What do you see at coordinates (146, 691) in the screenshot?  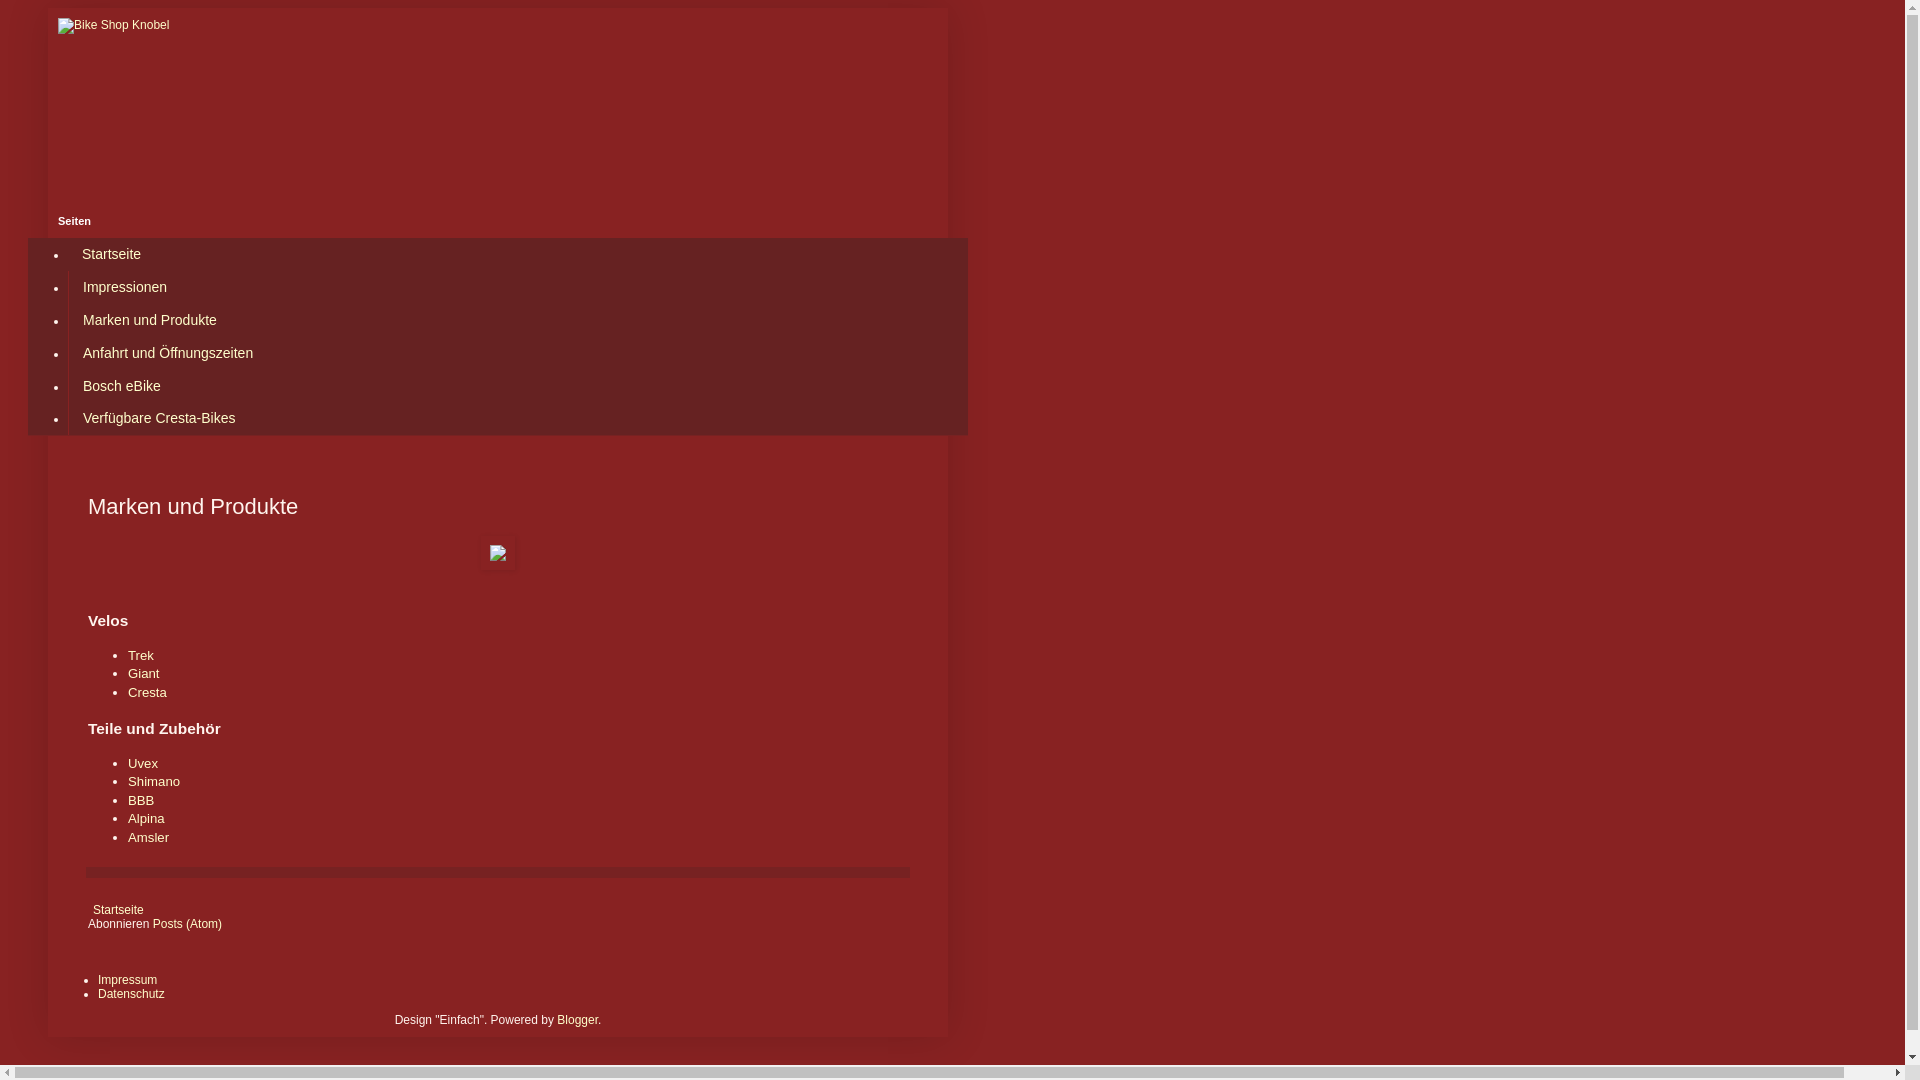 I see `'Cresta'` at bounding box center [146, 691].